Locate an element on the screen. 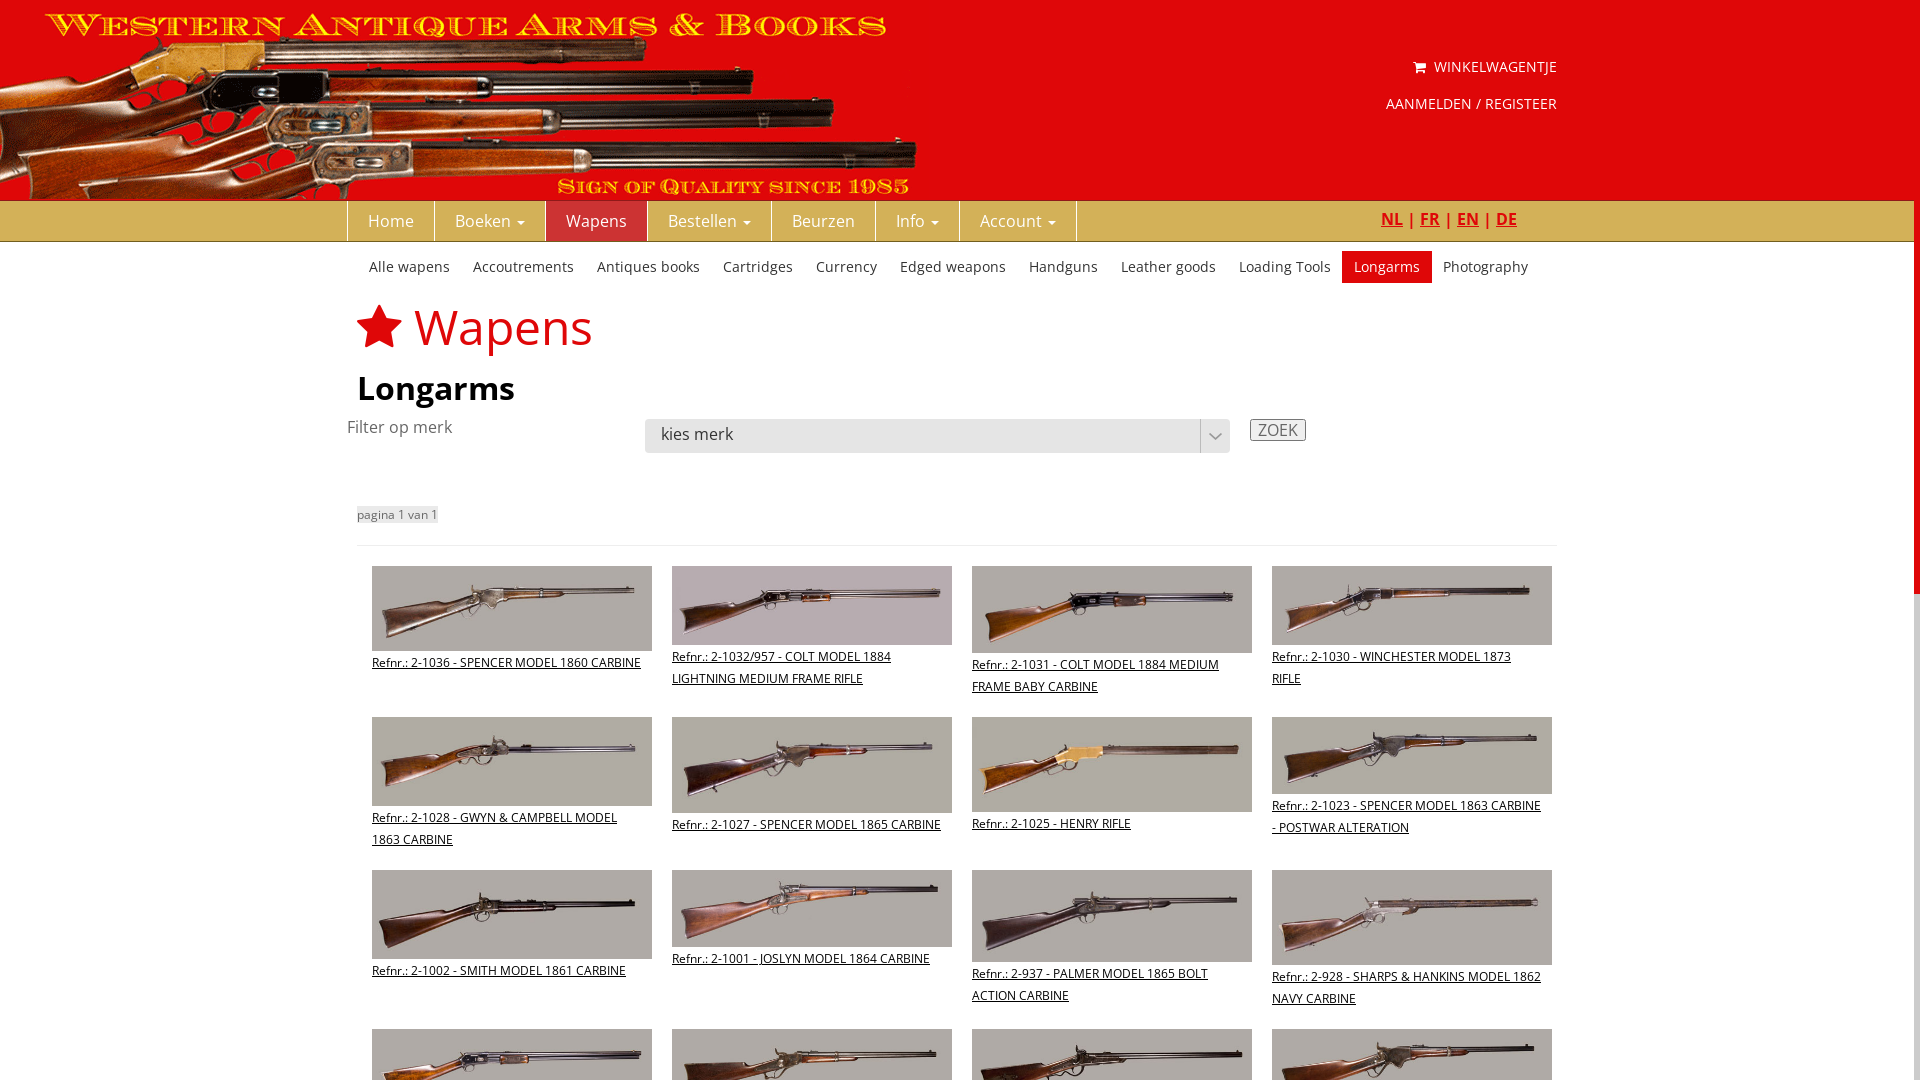 This screenshot has height=1080, width=1920. 'EN' is located at coordinates (1468, 219).